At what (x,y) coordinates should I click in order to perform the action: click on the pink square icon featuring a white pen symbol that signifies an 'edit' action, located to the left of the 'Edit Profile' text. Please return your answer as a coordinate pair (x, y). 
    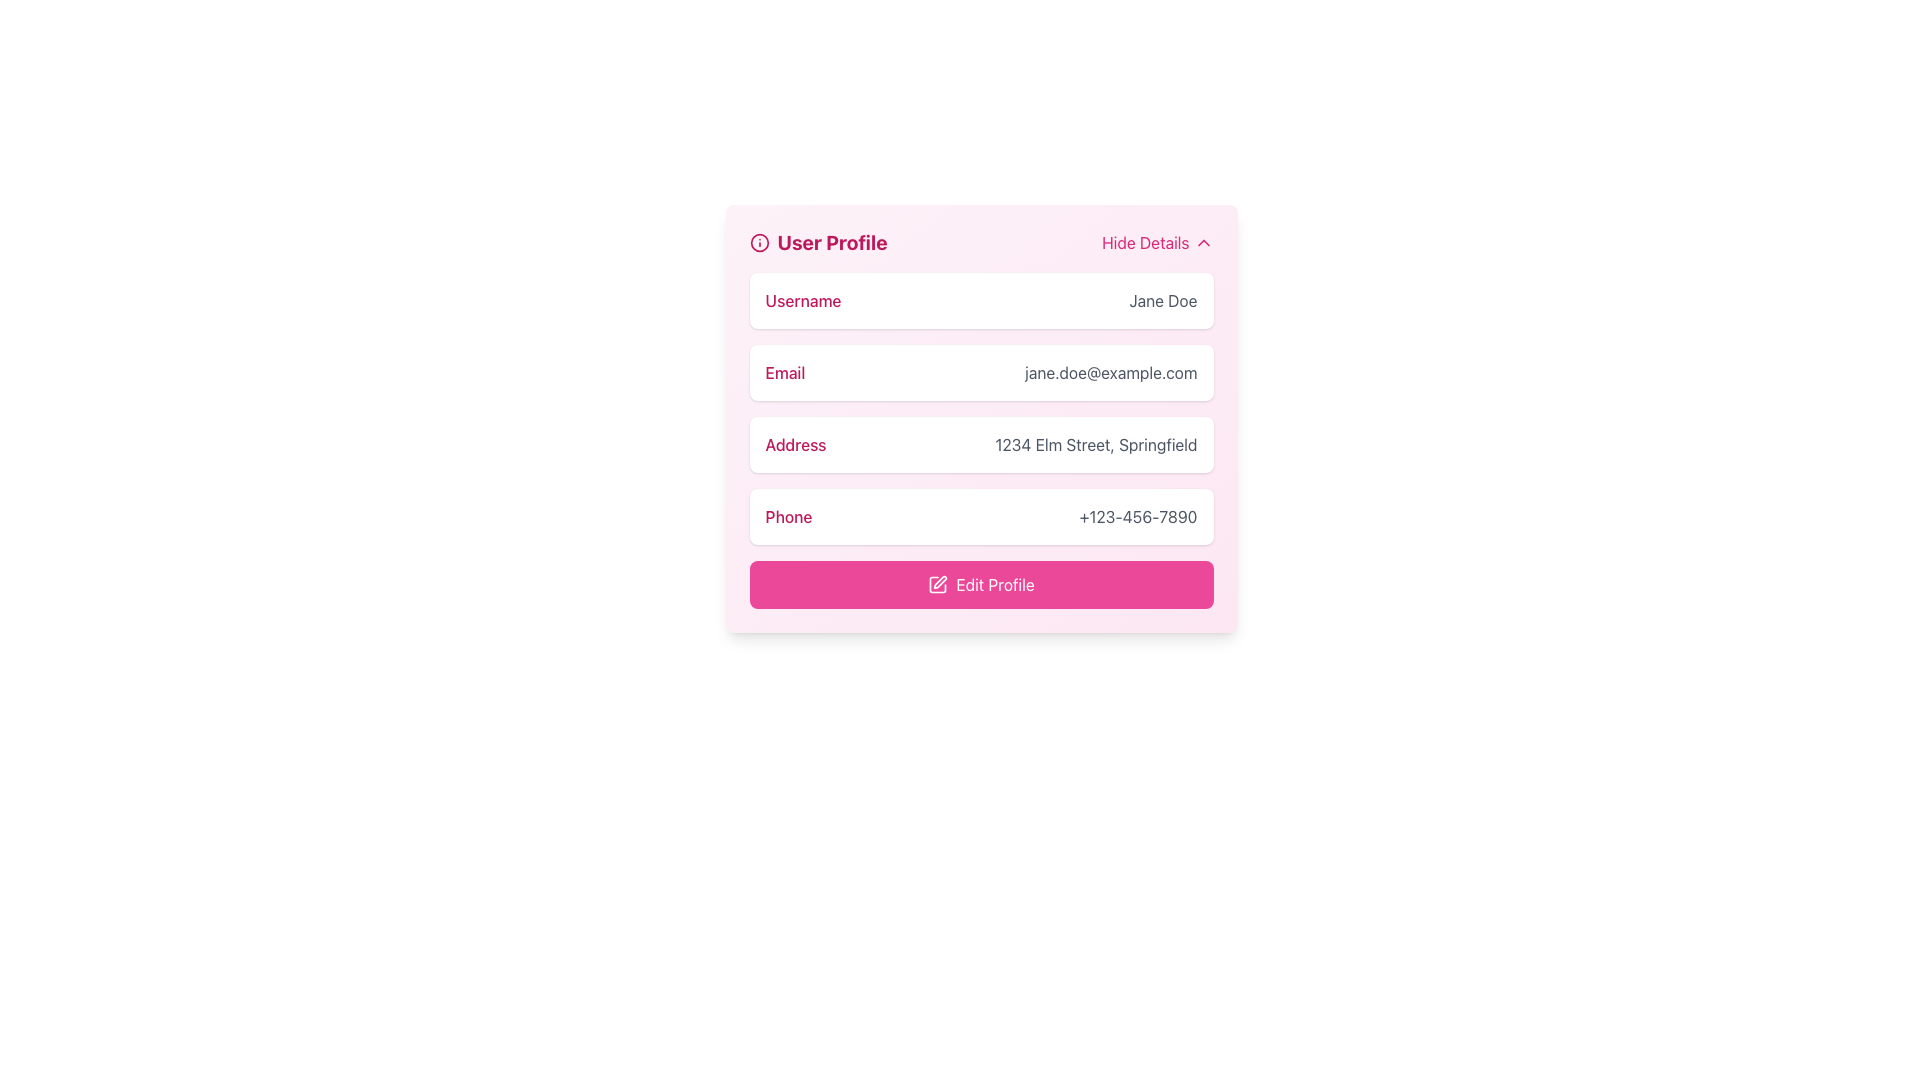
    Looking at the image, I should click on (937, 585).